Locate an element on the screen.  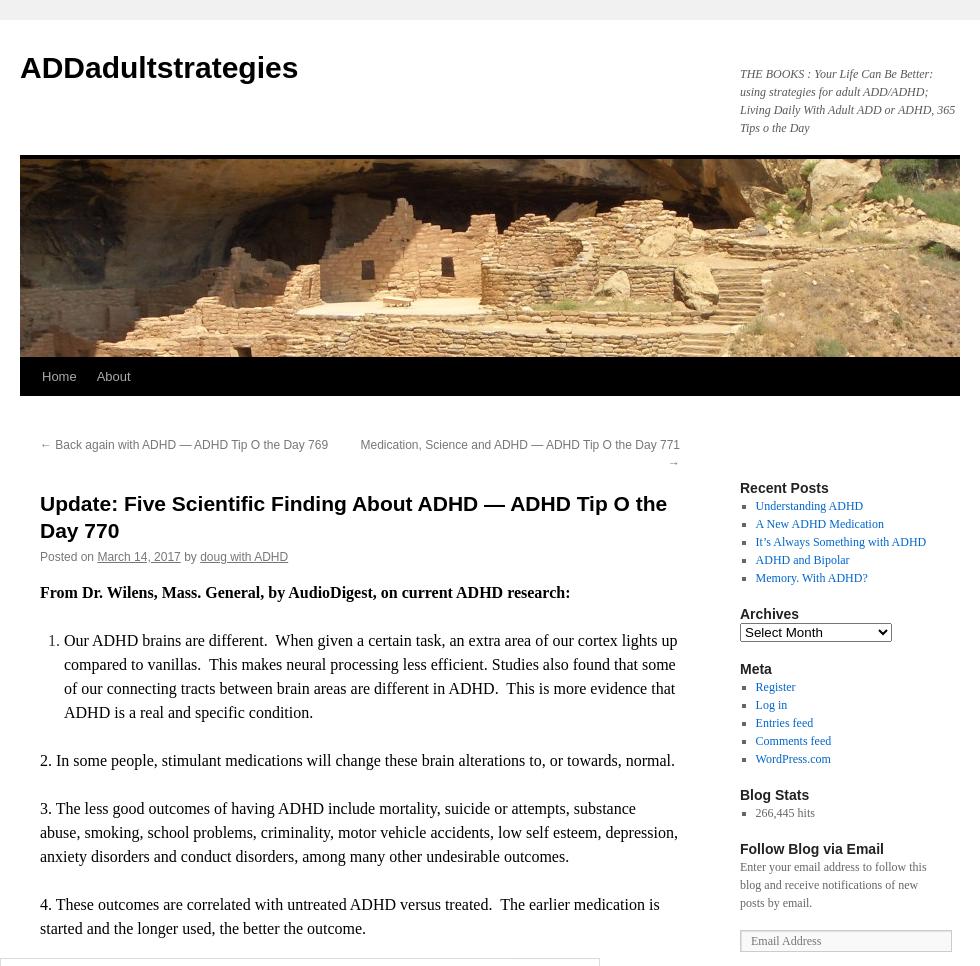
'Archives' is located at coordinates (769, 613).